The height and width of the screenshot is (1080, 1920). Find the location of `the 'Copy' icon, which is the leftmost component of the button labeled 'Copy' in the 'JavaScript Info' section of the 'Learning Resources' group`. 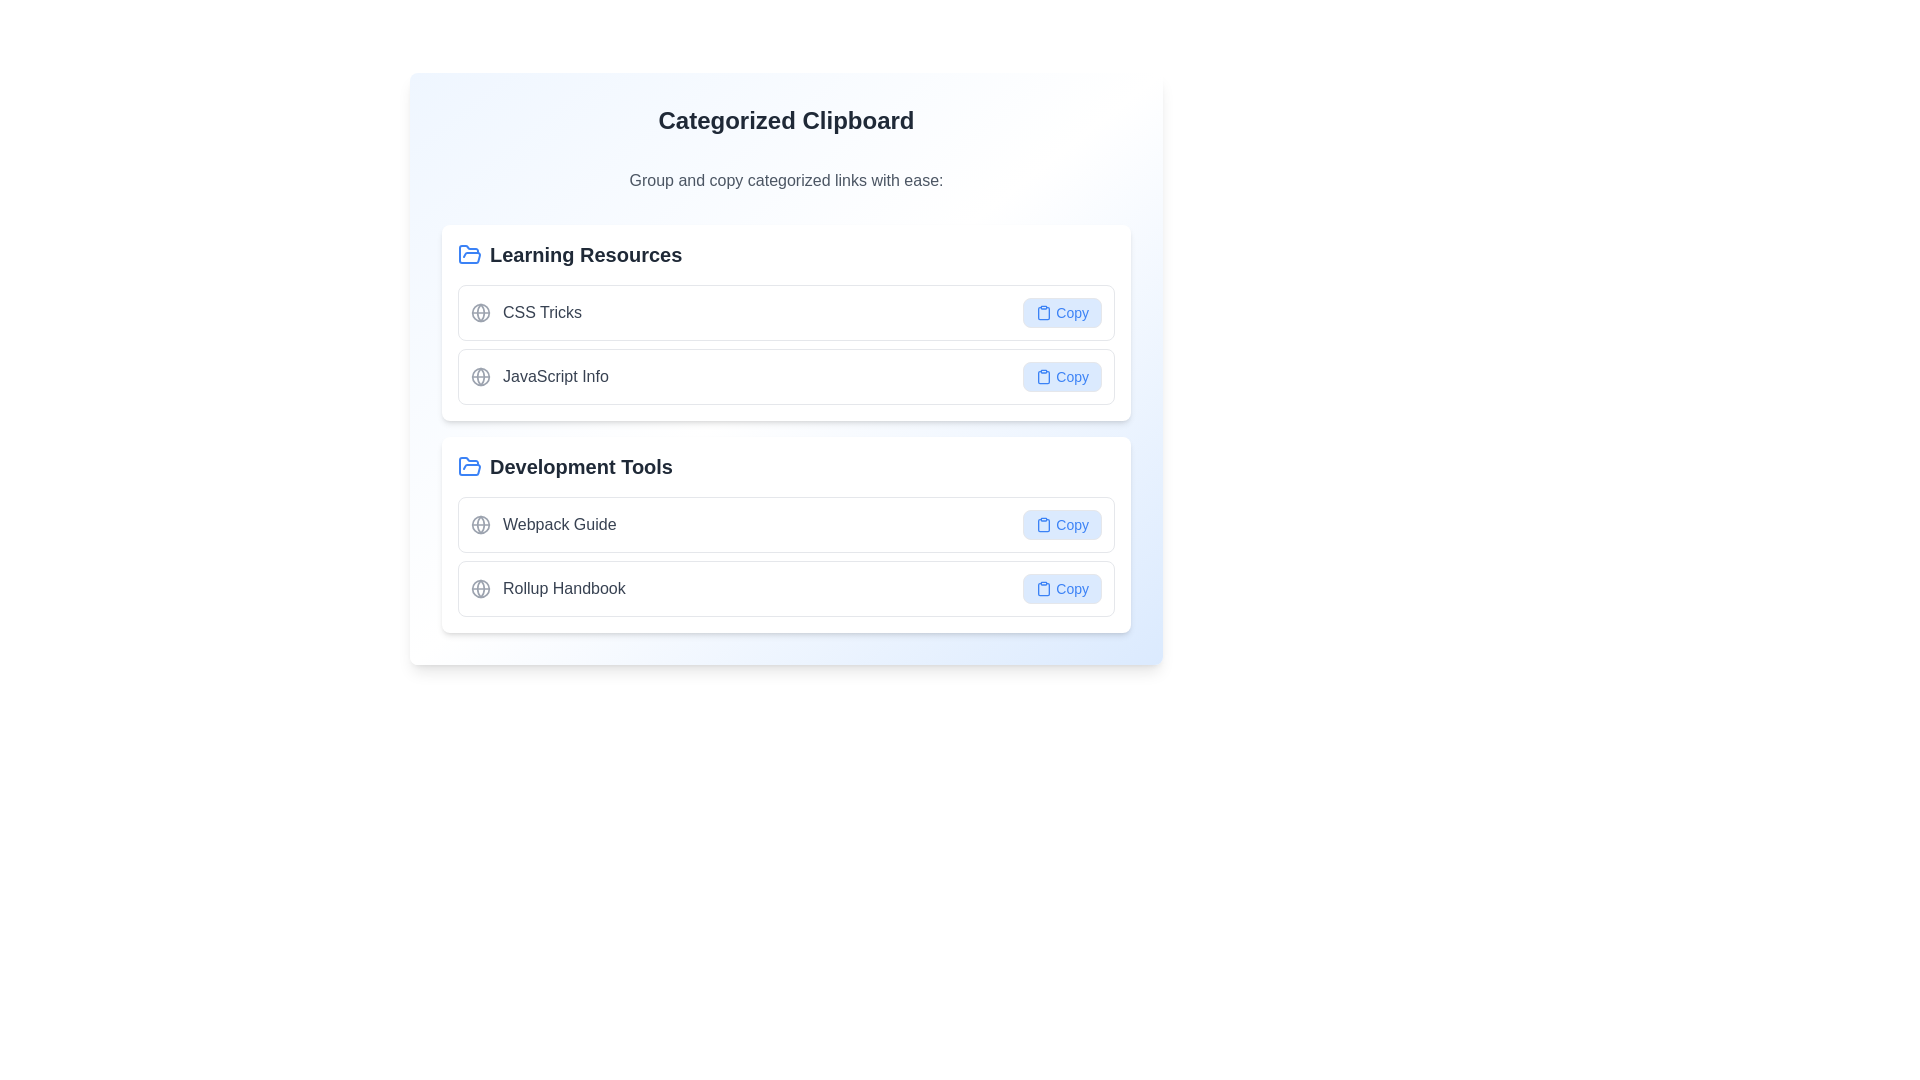

the 'Copy' icon, which is the leftmost component of the button labeled 'Copy' in the 'JavaScript Info' section of the 'Learning Resources' group is located at coordinates (1043, 377).